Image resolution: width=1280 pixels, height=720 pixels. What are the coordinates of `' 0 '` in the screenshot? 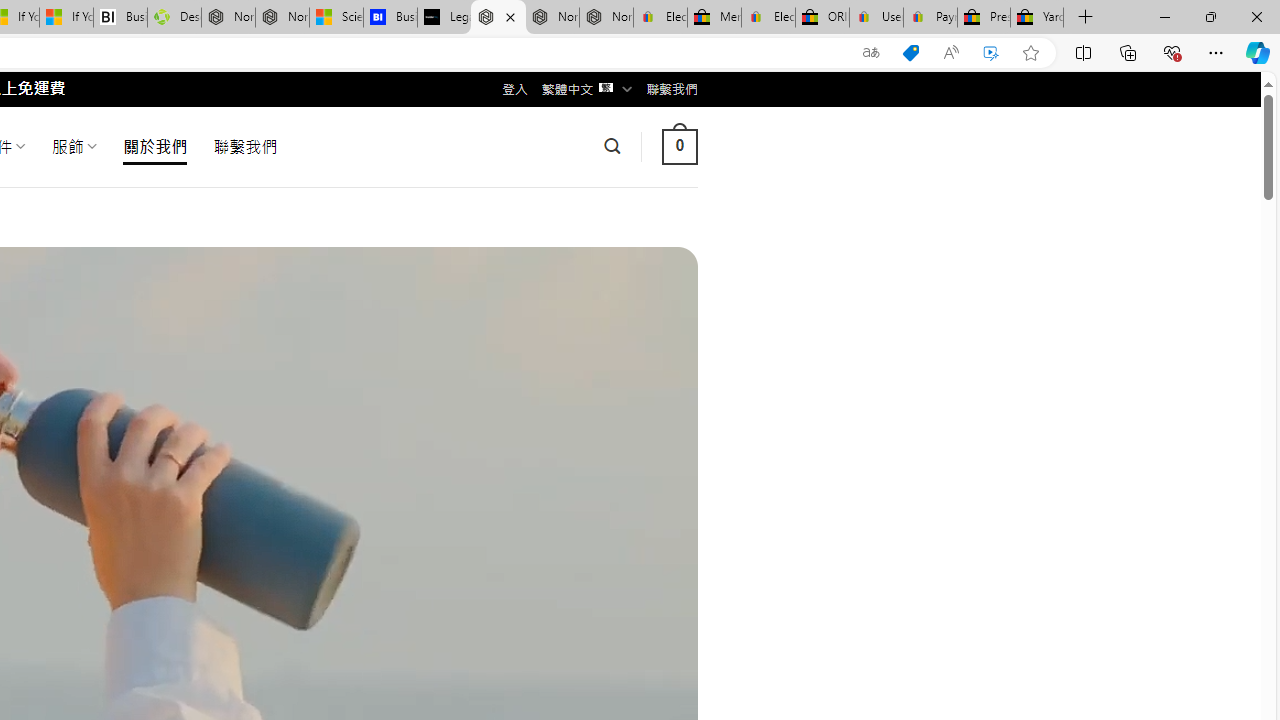 It's located at (679, 145).